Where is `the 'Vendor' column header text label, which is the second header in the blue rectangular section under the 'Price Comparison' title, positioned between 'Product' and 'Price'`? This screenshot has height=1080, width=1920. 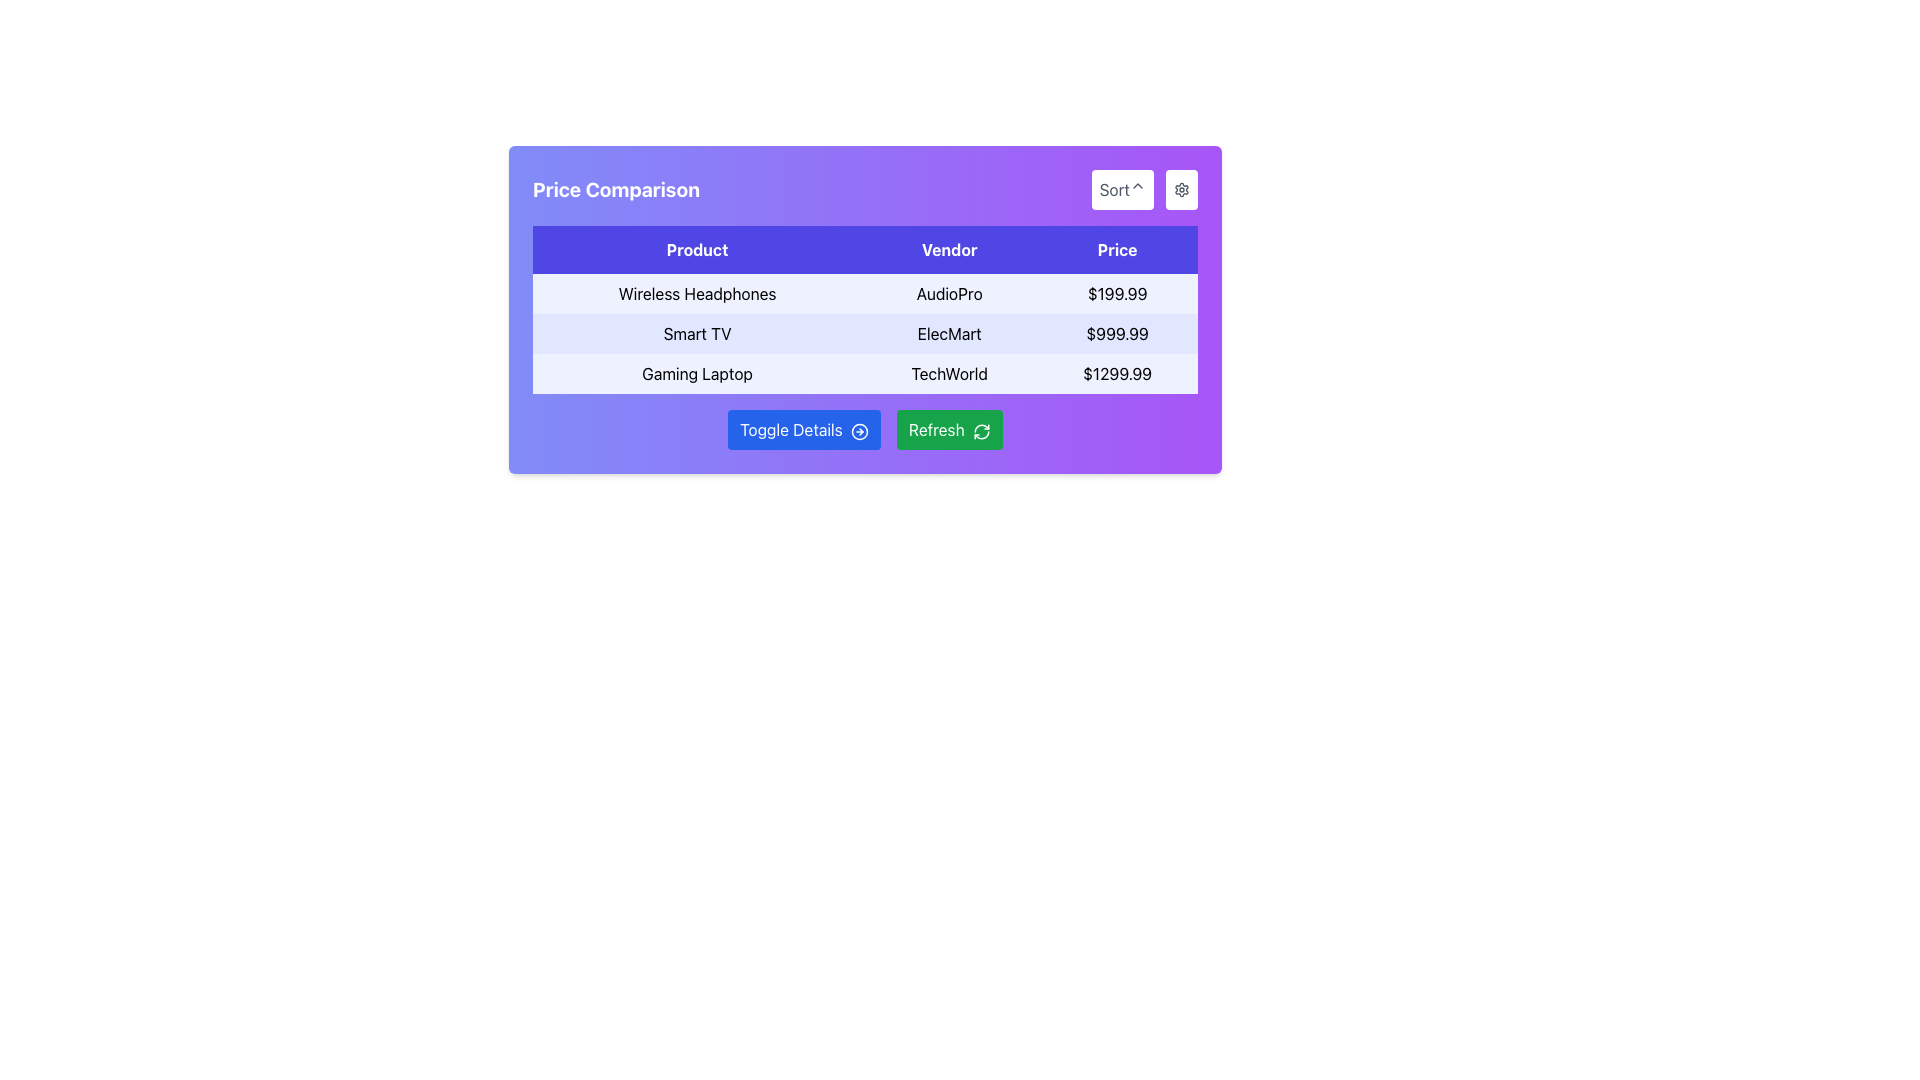
the 'Vendor' column header text label, which is the second header in the blue rectangular section under the 'Price Comparison' title, positioned between 'Product' and 'Price' is located at coordinates (948, 249).